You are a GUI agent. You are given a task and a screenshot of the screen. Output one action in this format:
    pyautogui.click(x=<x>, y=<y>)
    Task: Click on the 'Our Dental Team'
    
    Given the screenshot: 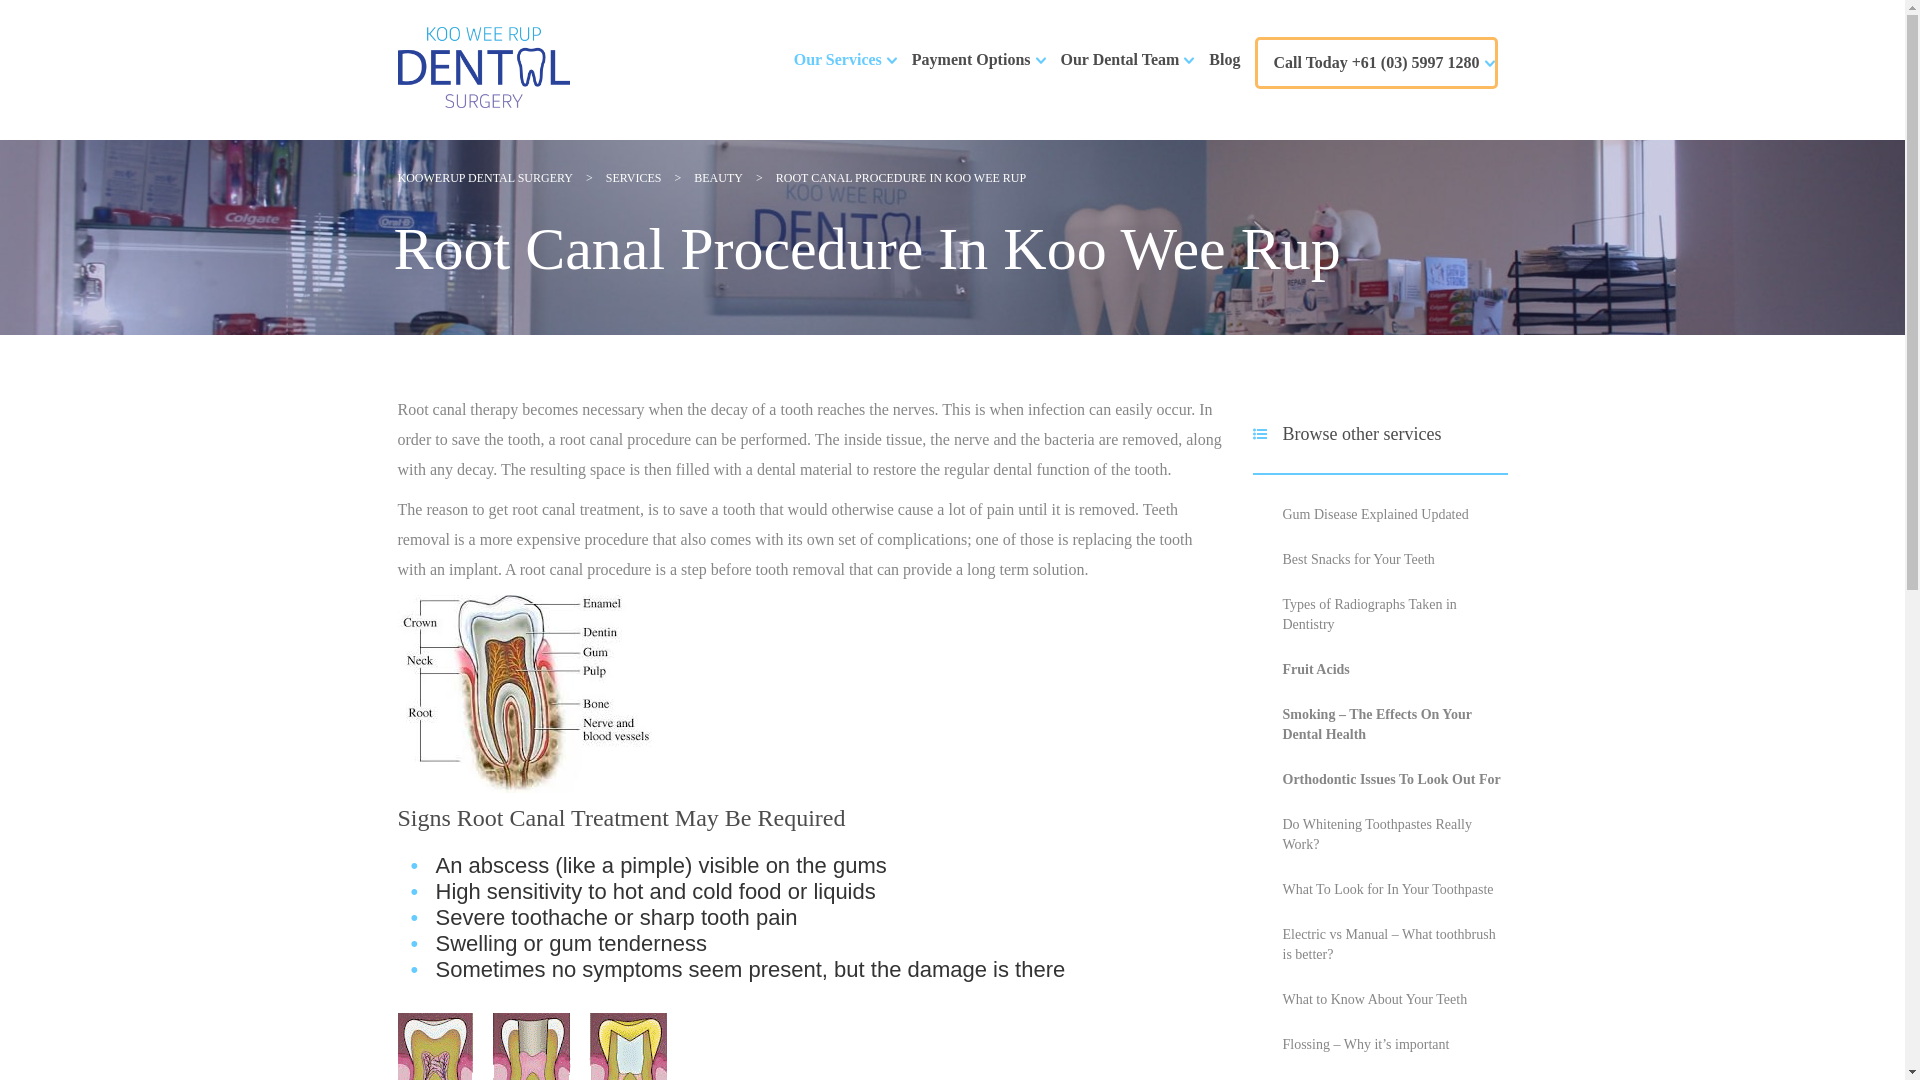 What is the action you would take?
    pyautogui.click(x=1120, y=59)
    